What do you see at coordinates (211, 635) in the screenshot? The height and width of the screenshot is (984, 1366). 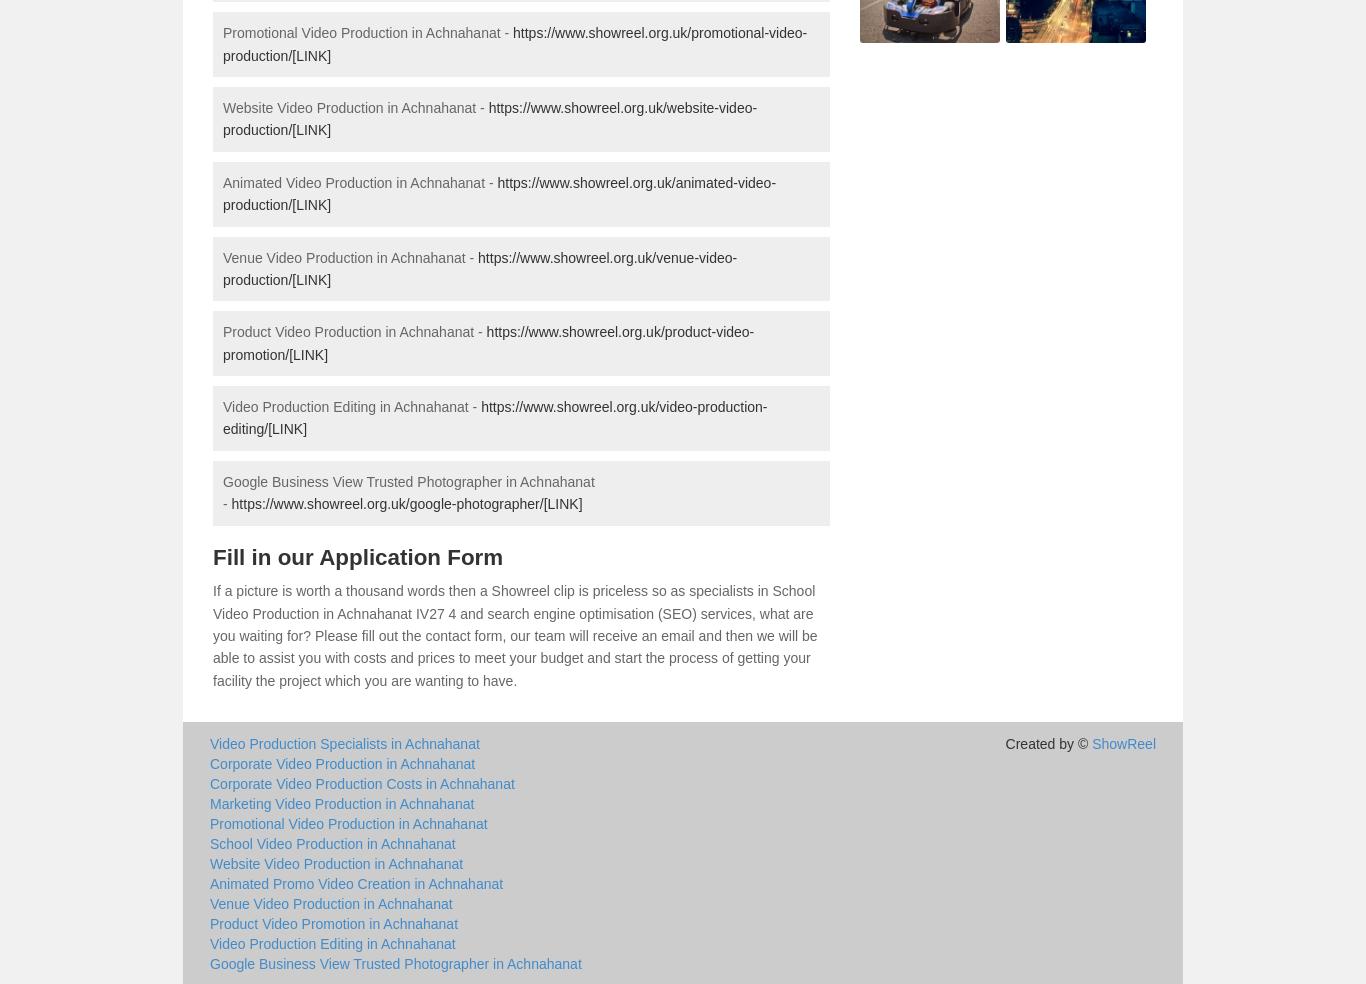 I see `'If a picture is worth a thousand words then a Showreel clip is priceless so as specialists in School Video Production in Achnahanat IV27 4 and search engine optimisation (SEO) services, what are you waiting for? Please fill out the contact form, our team will receive an email and then we will be able to assist you with costs and prices to meet your budget and start the process of getting your facility the project which you are wanting to have.'` at bounding box center [211, 635].